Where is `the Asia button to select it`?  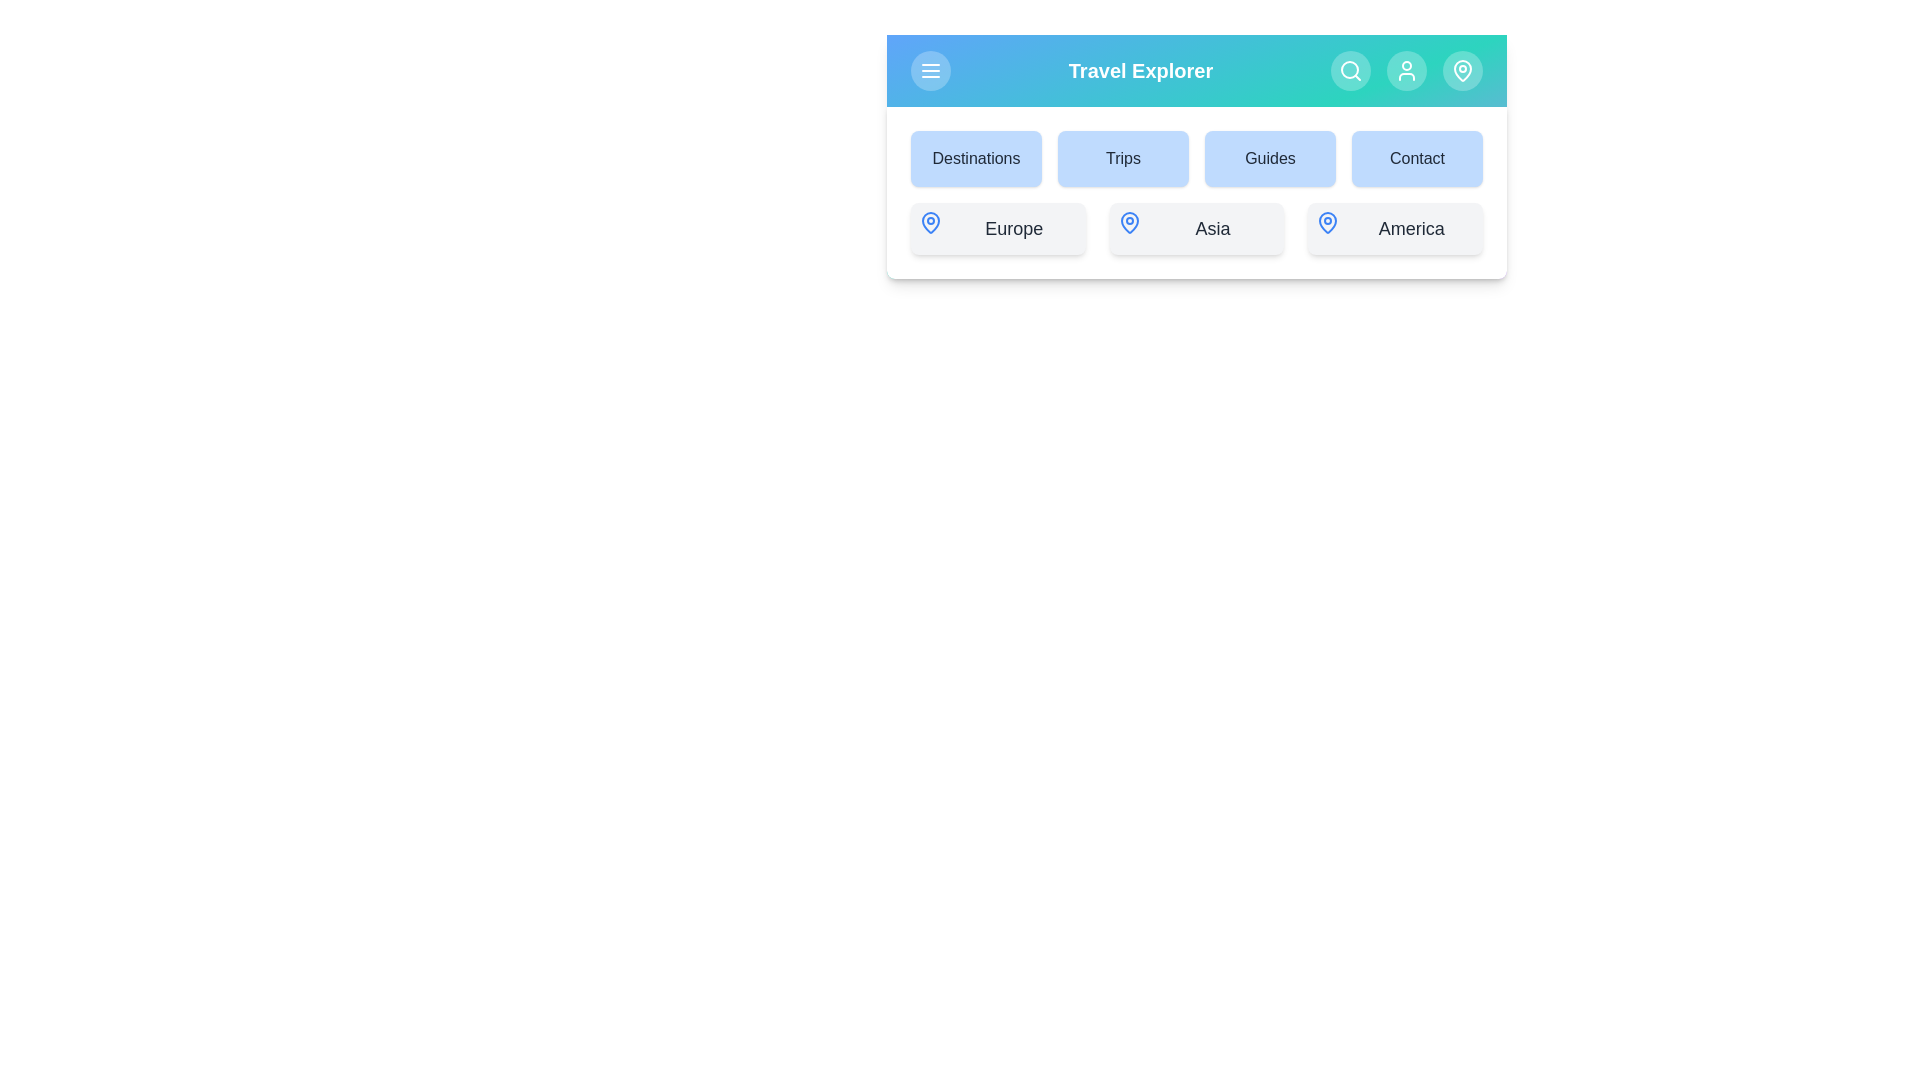
the Asia button to select it is located at coordinates (1196, 227).